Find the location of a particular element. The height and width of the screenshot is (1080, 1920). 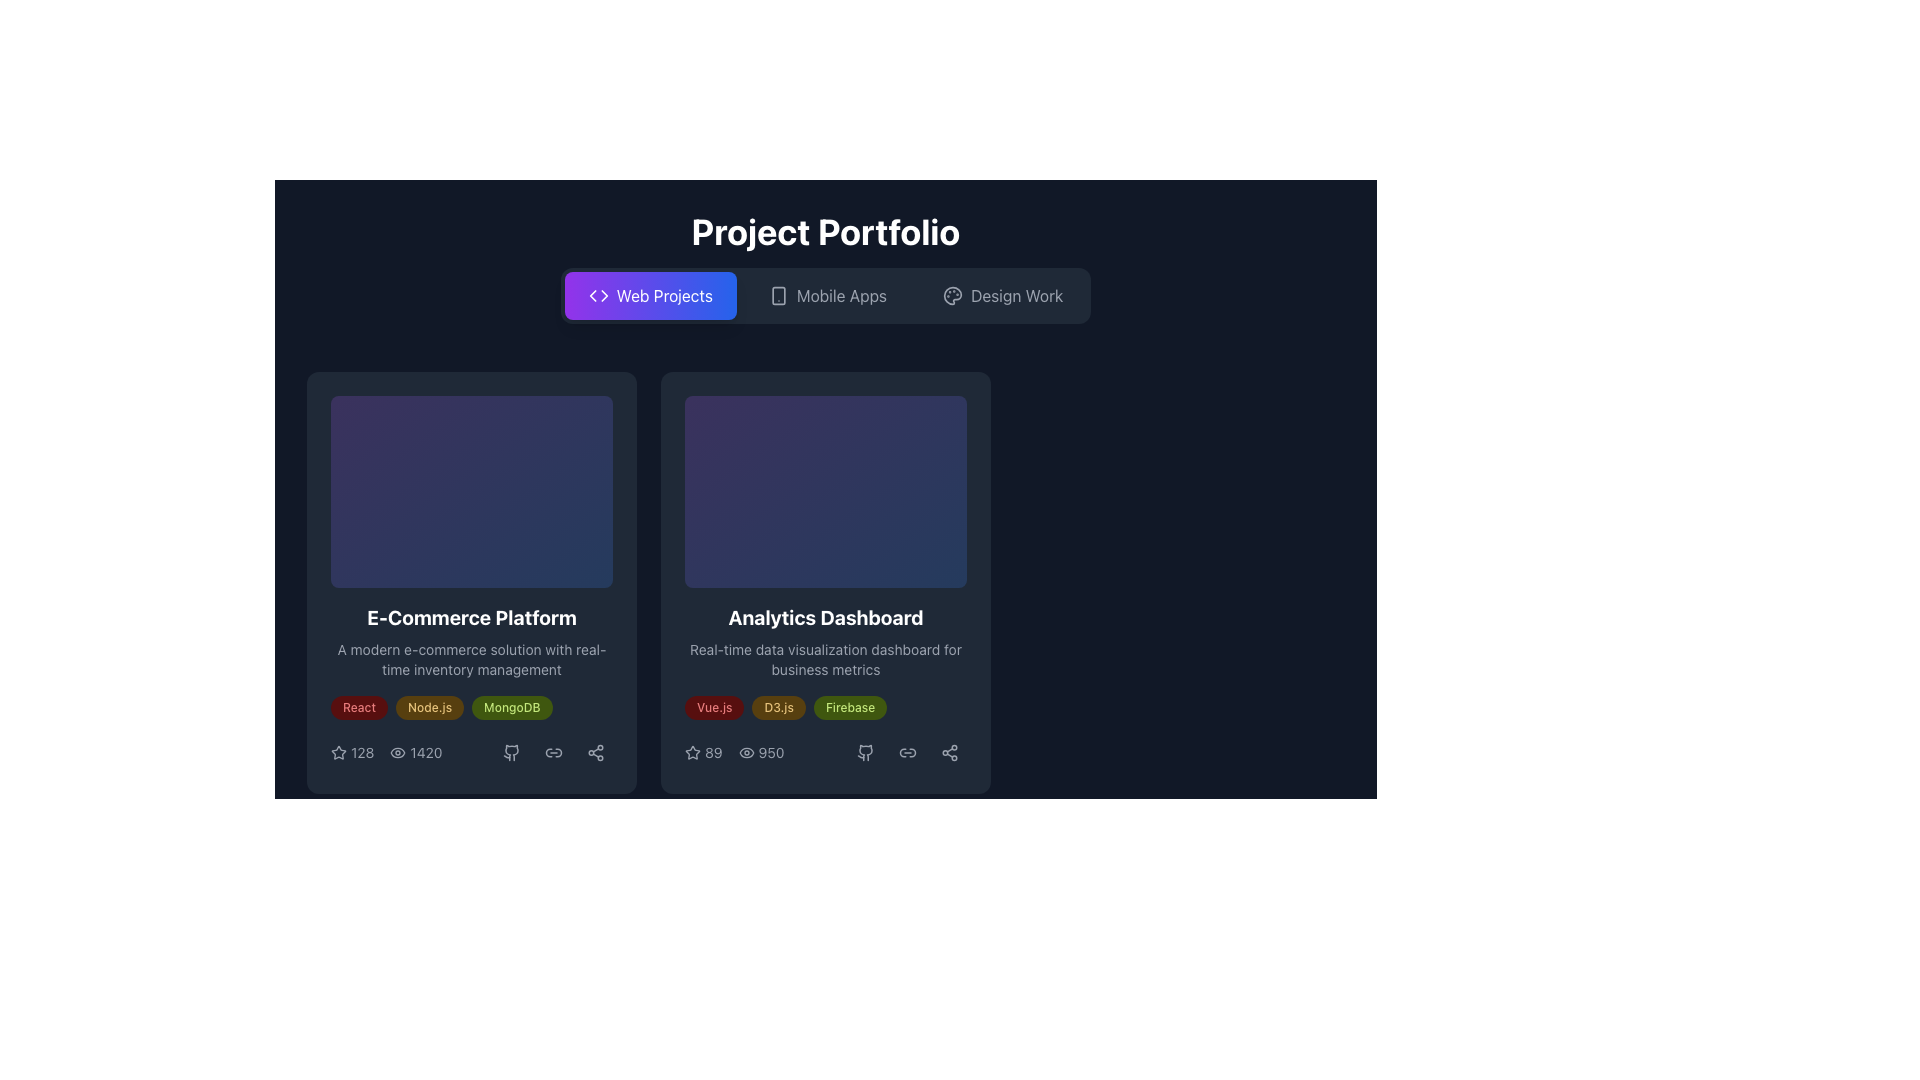

the star-shaped icon with a hollow center located in the bottom-left section of the 'E-Commerce Platform' card, aligning horizontally with the numeric text '128' is located at coordinates (692, 752).